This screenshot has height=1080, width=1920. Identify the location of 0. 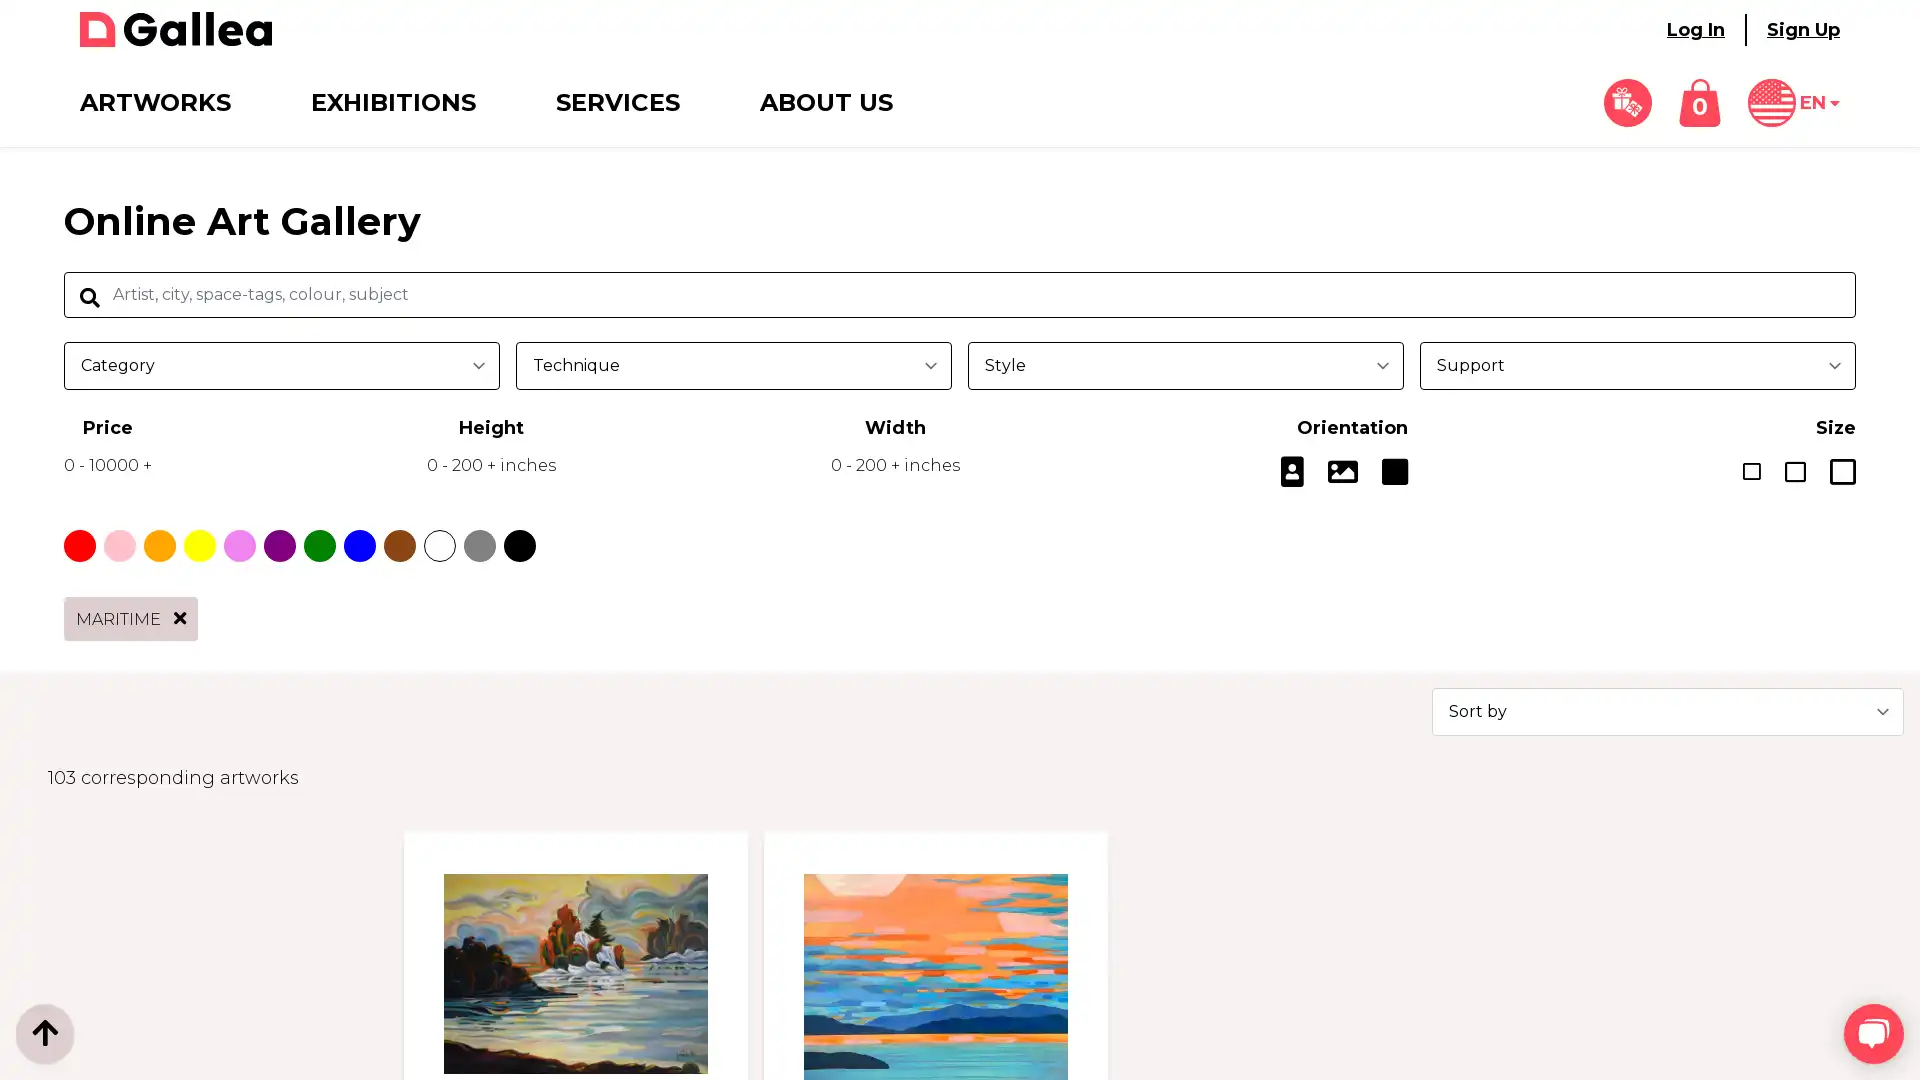
(1698, 103).